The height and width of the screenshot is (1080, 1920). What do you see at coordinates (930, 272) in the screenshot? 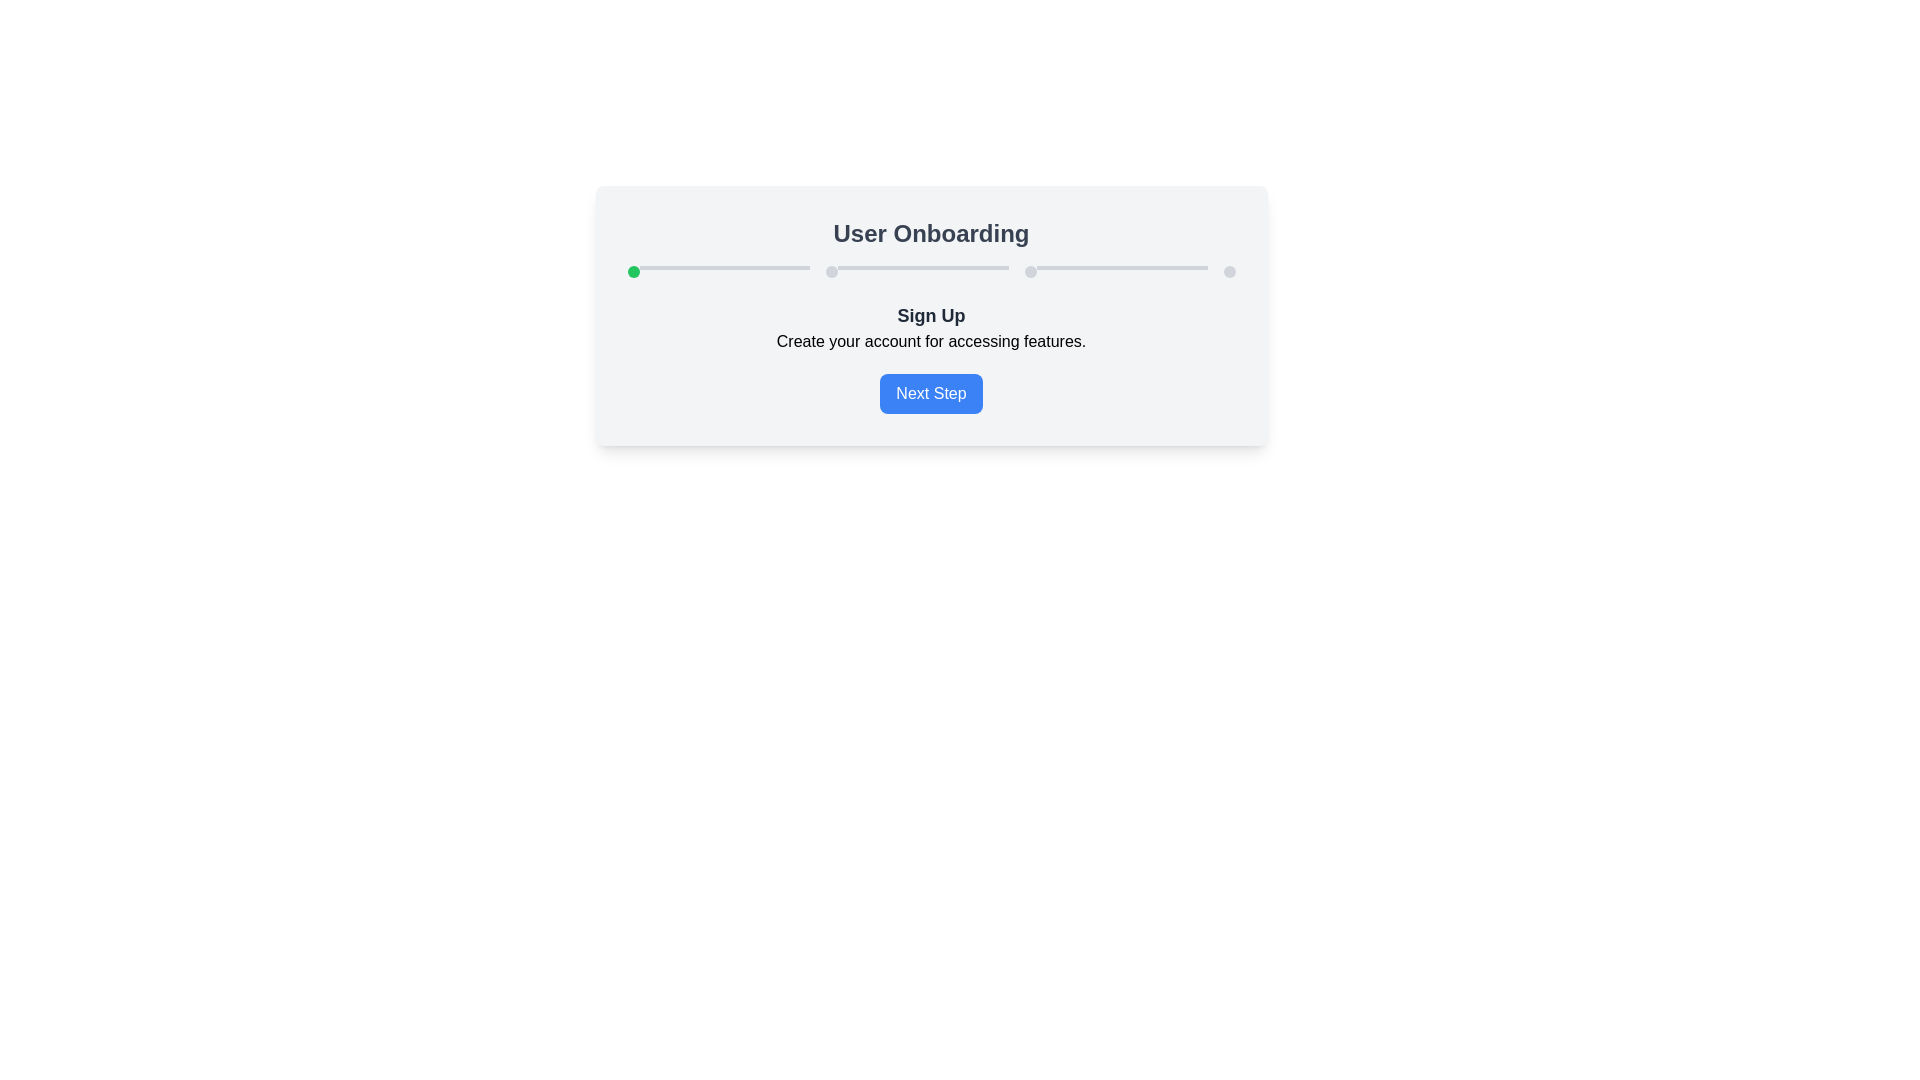
I see `the progression state of the circular steps and connecting lines in the Progress indicator located centrally below the title 'User Onboarding'` at bounding box center [930, 272].